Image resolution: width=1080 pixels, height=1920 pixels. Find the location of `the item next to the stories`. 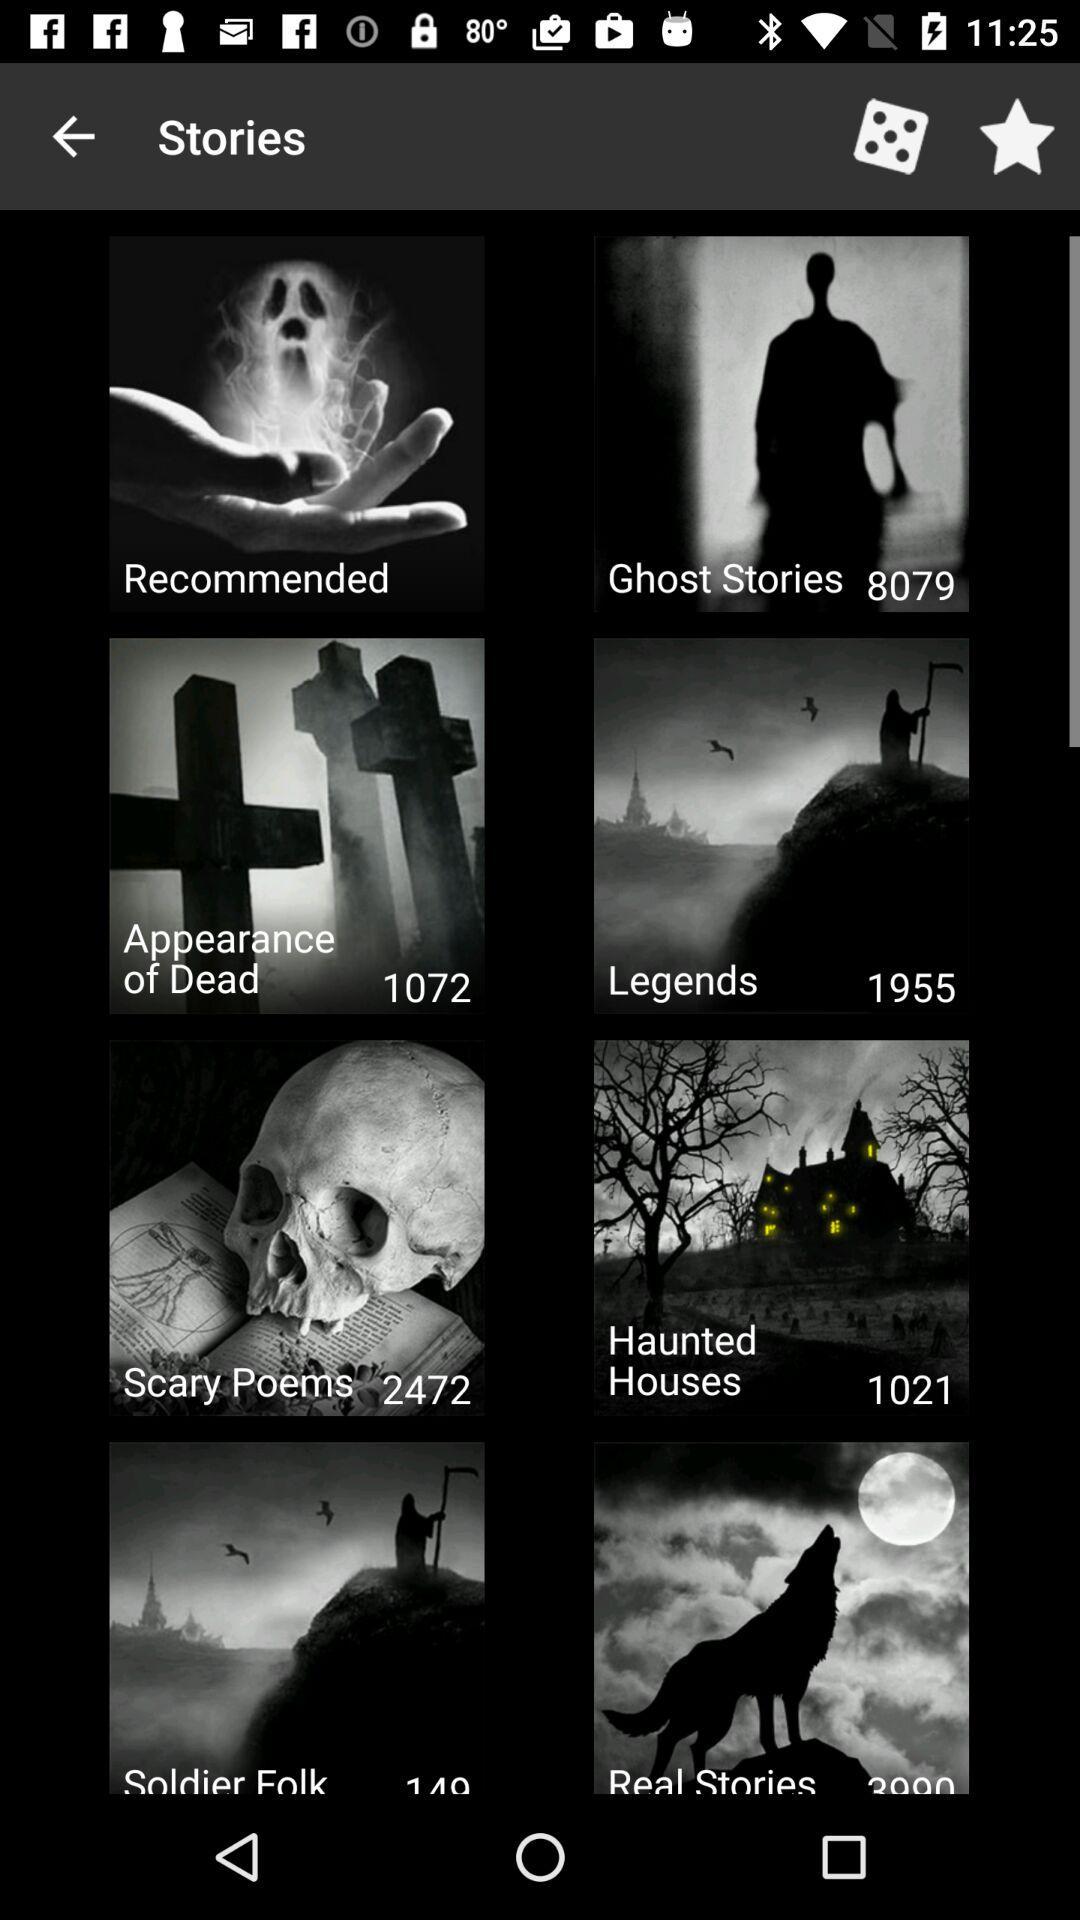

the item next to the stories is located at coordinates (72, 135).